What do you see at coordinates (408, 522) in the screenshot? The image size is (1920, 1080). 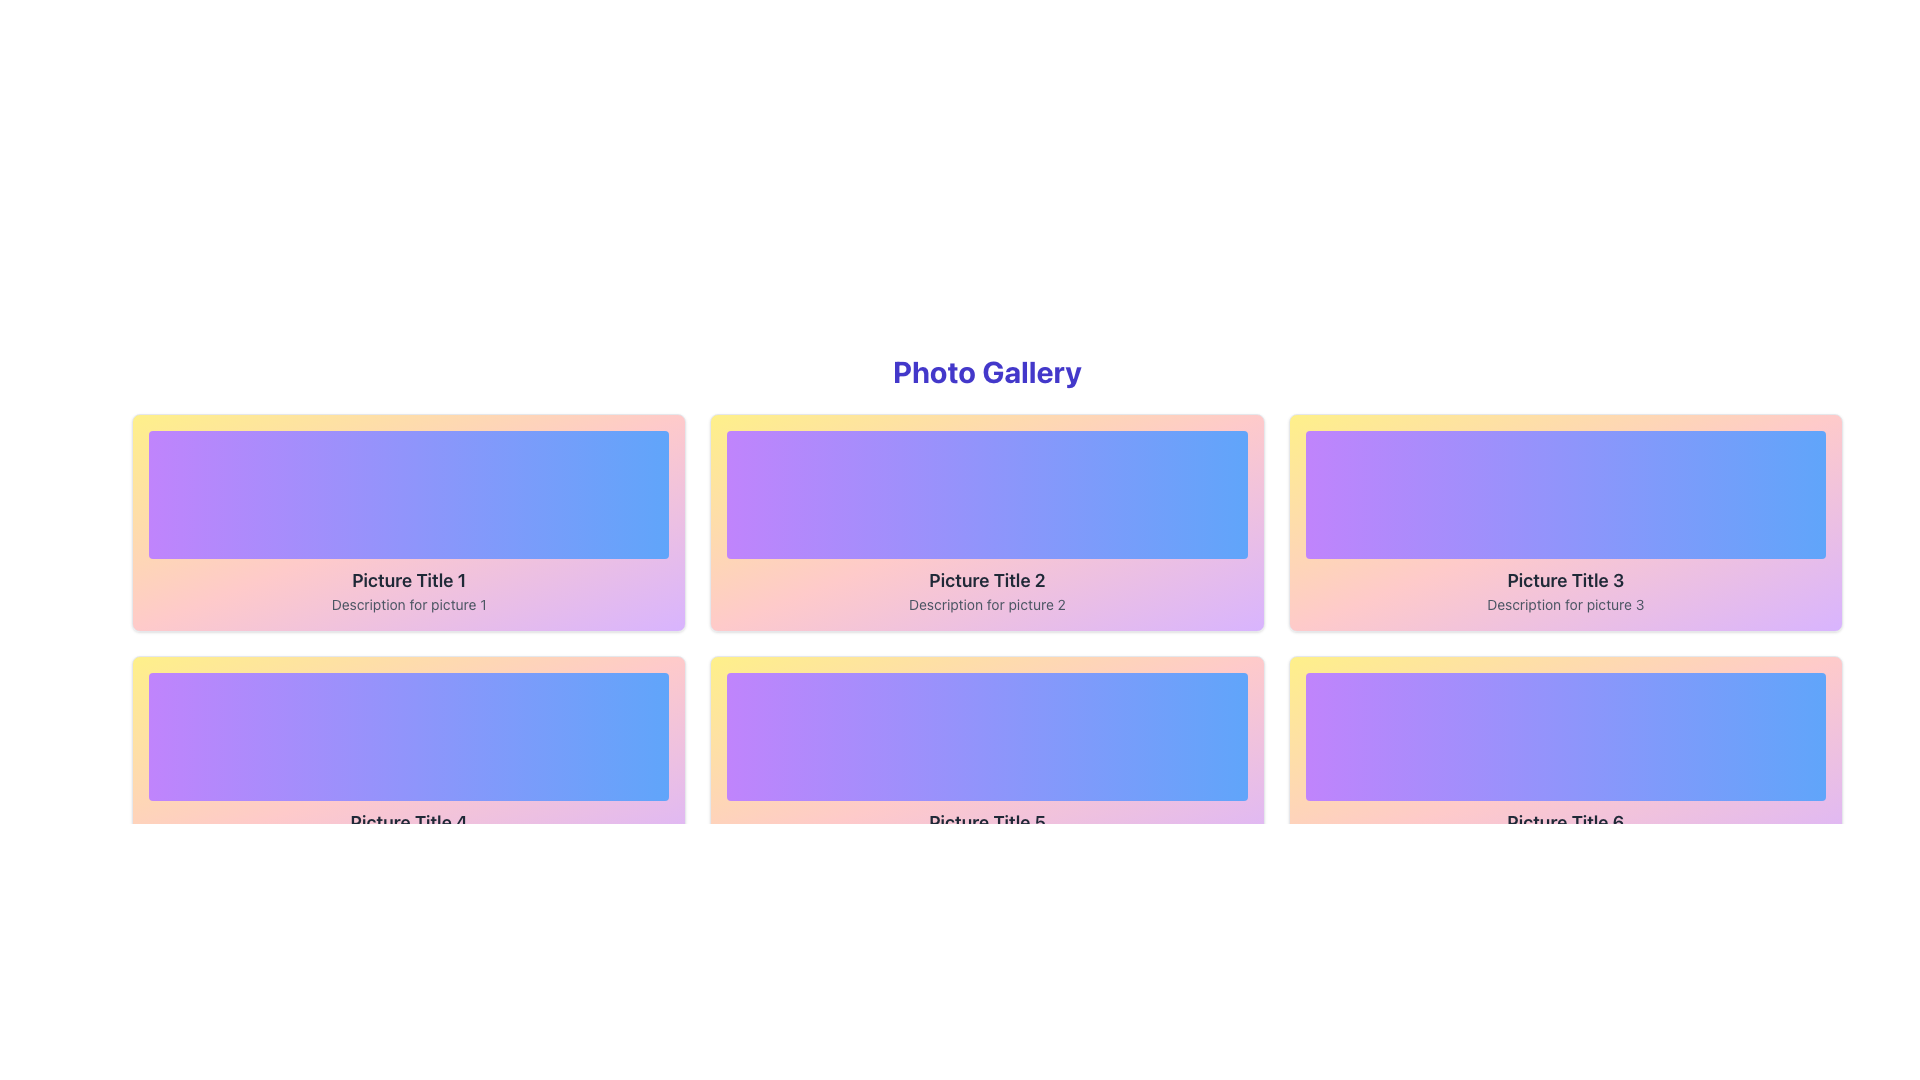 I see `the gallery item card located at the top-left corner of the grid` at bounding box center [408, 522].